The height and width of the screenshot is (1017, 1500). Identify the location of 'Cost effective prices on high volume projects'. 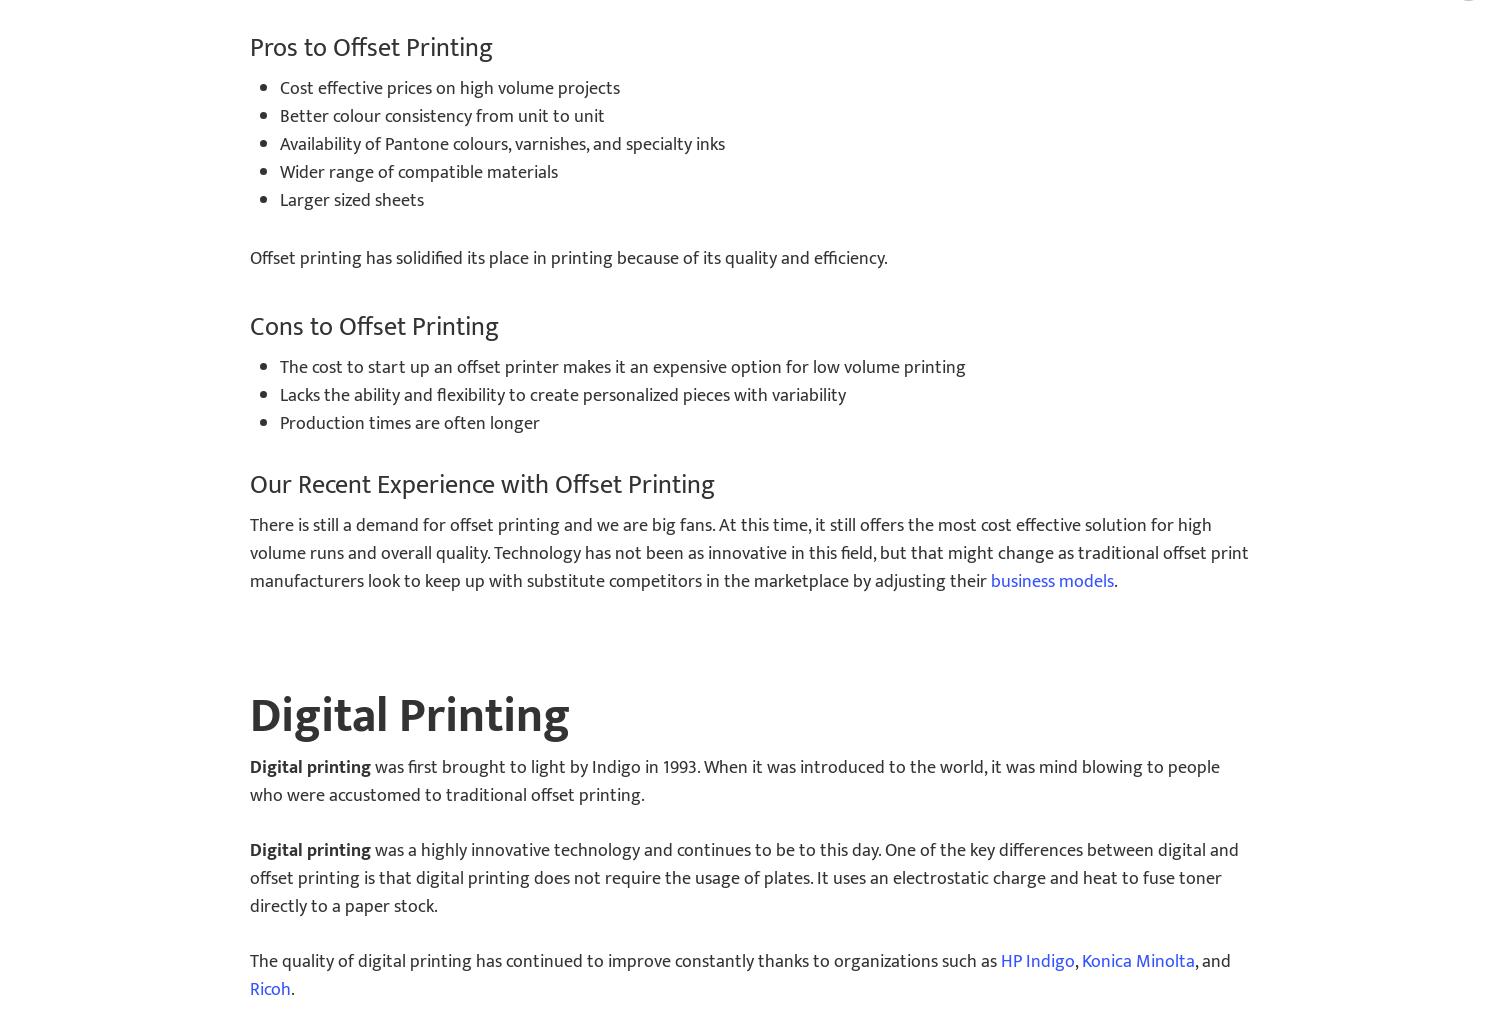
(280, 88).